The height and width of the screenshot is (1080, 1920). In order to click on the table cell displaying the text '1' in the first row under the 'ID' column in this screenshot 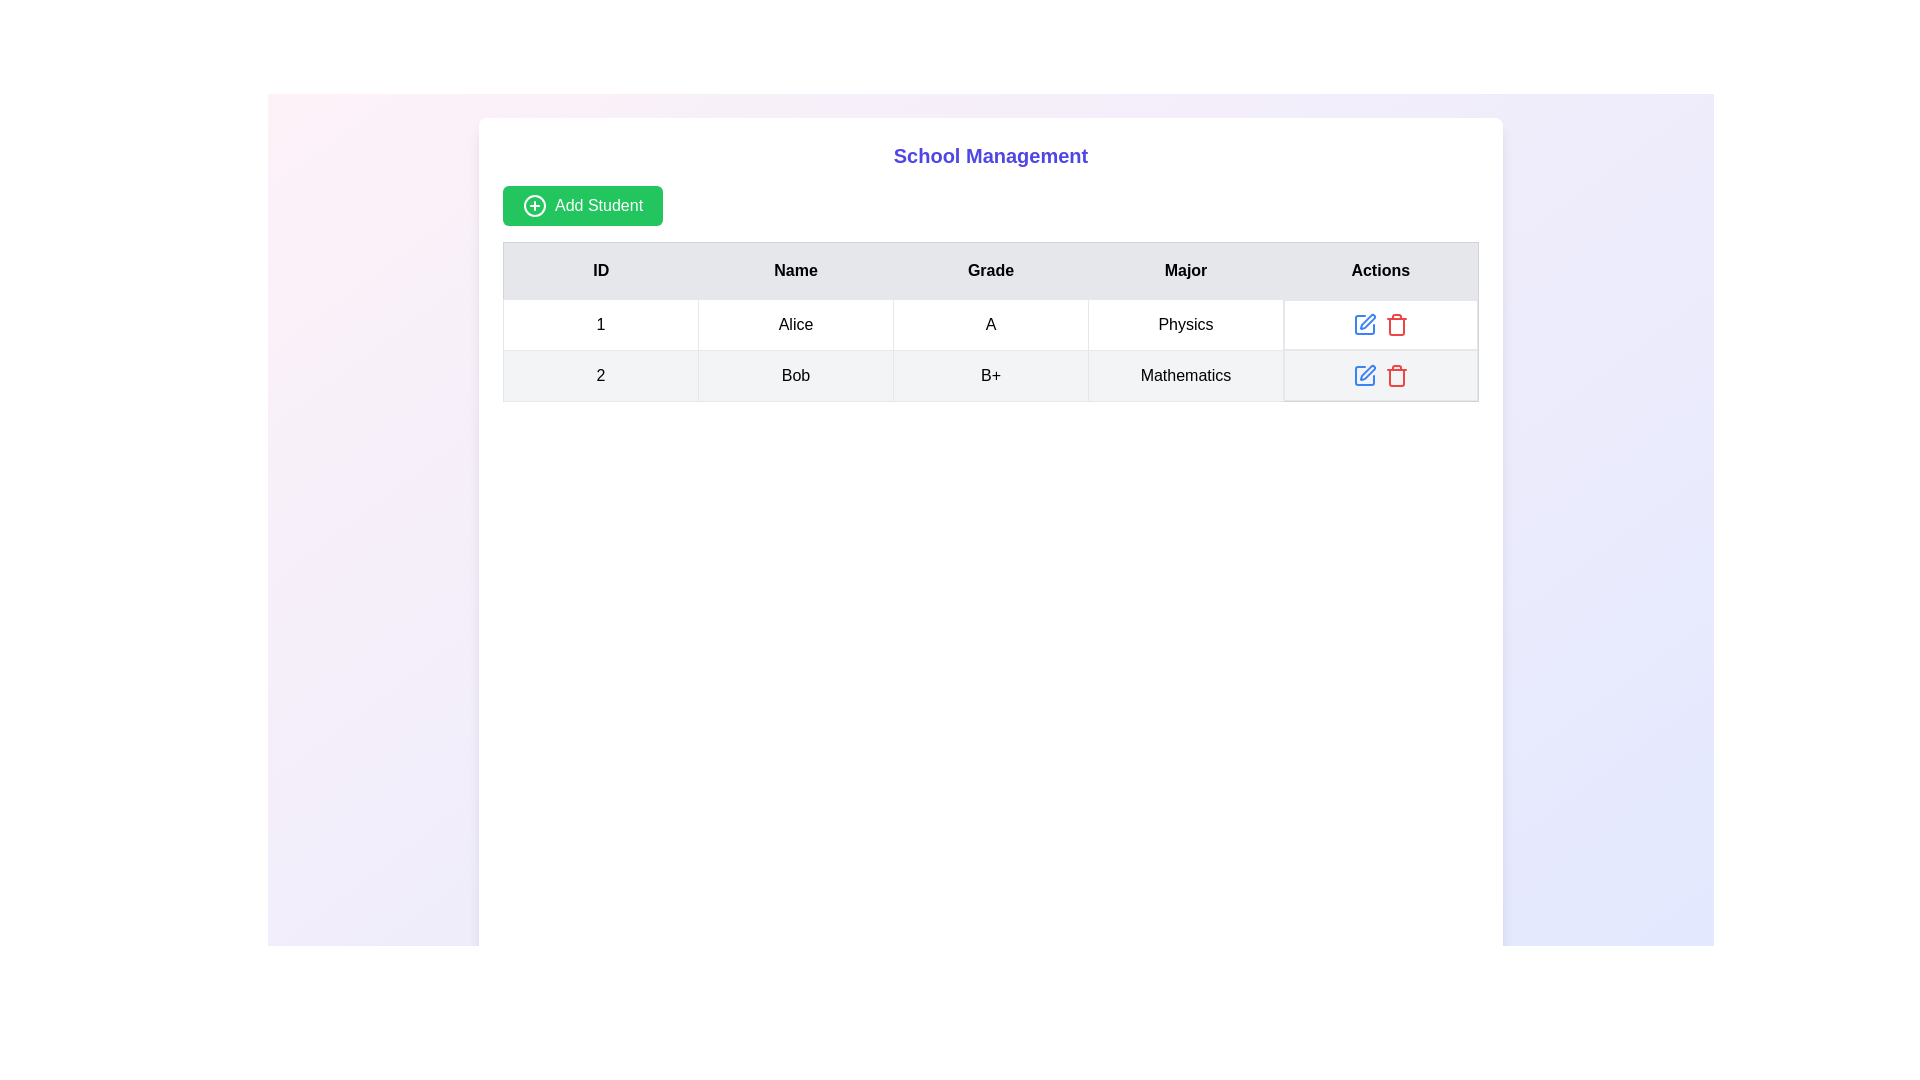, I will do `click(599, 323)`.